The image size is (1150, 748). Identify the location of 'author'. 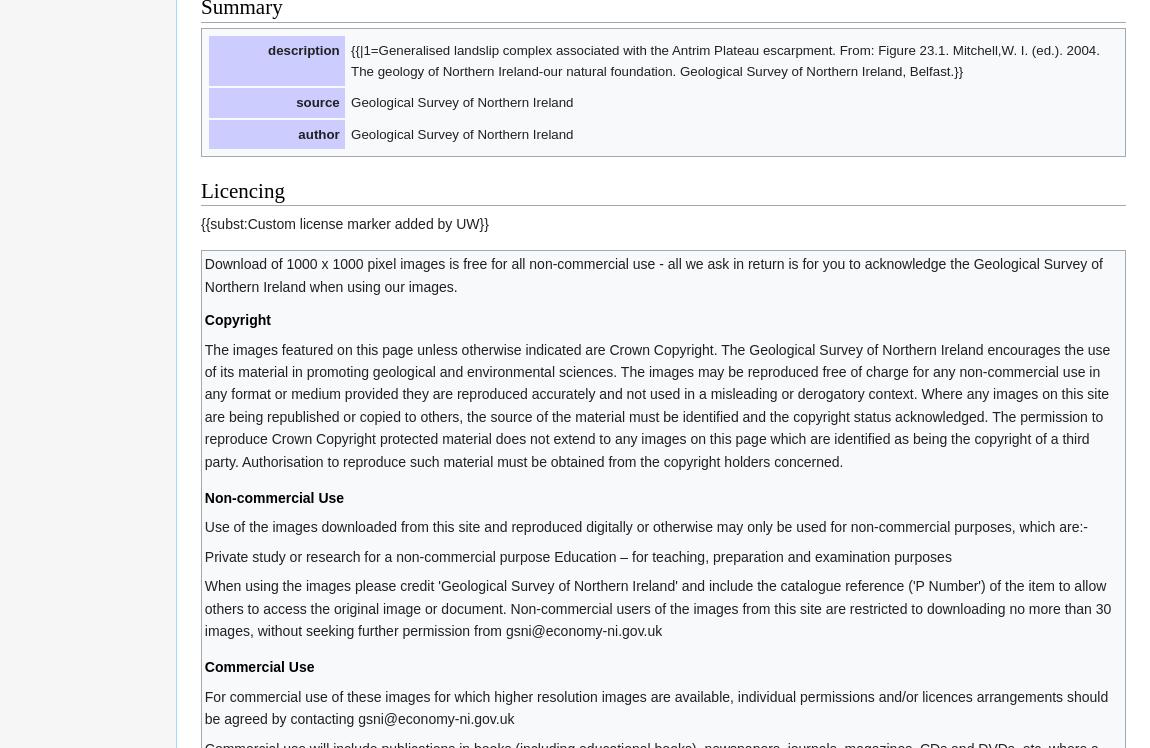
(318, 133).